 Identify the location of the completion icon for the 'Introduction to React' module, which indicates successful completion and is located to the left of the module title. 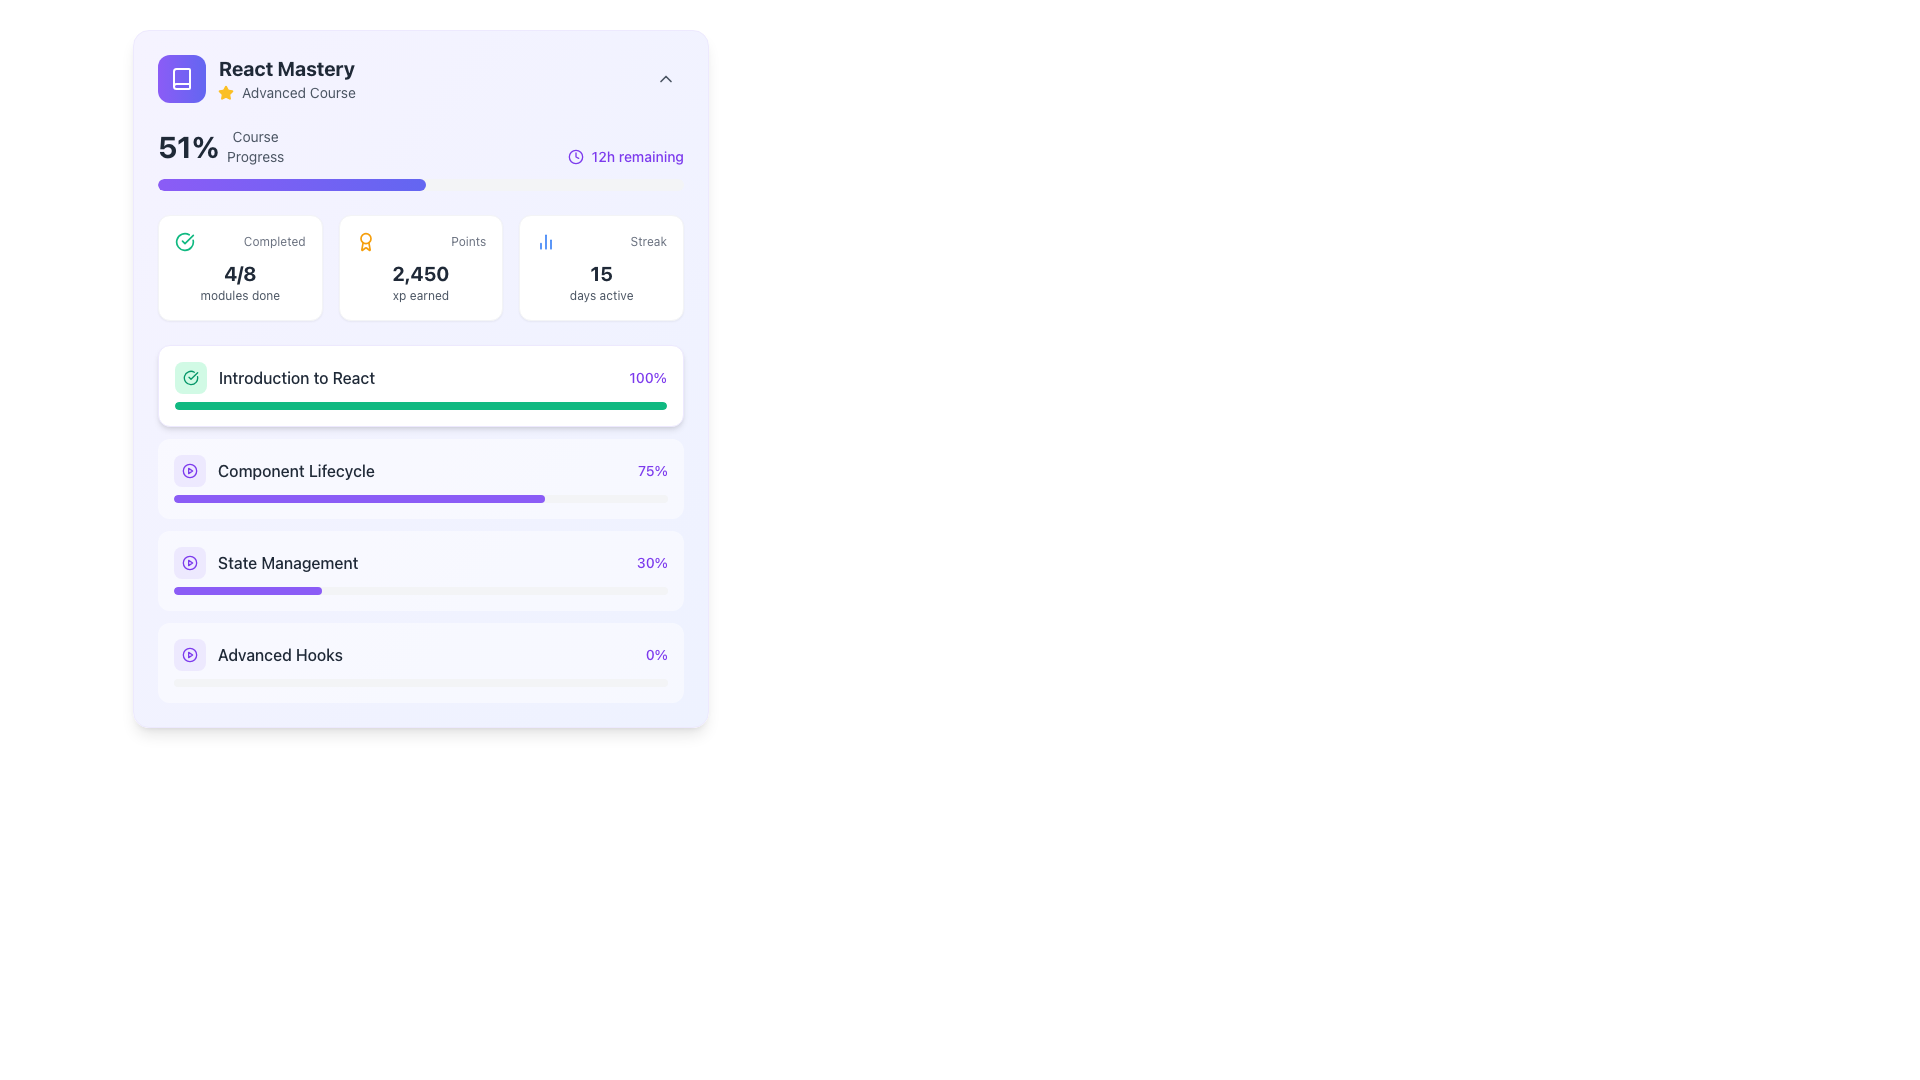
(191, 378).